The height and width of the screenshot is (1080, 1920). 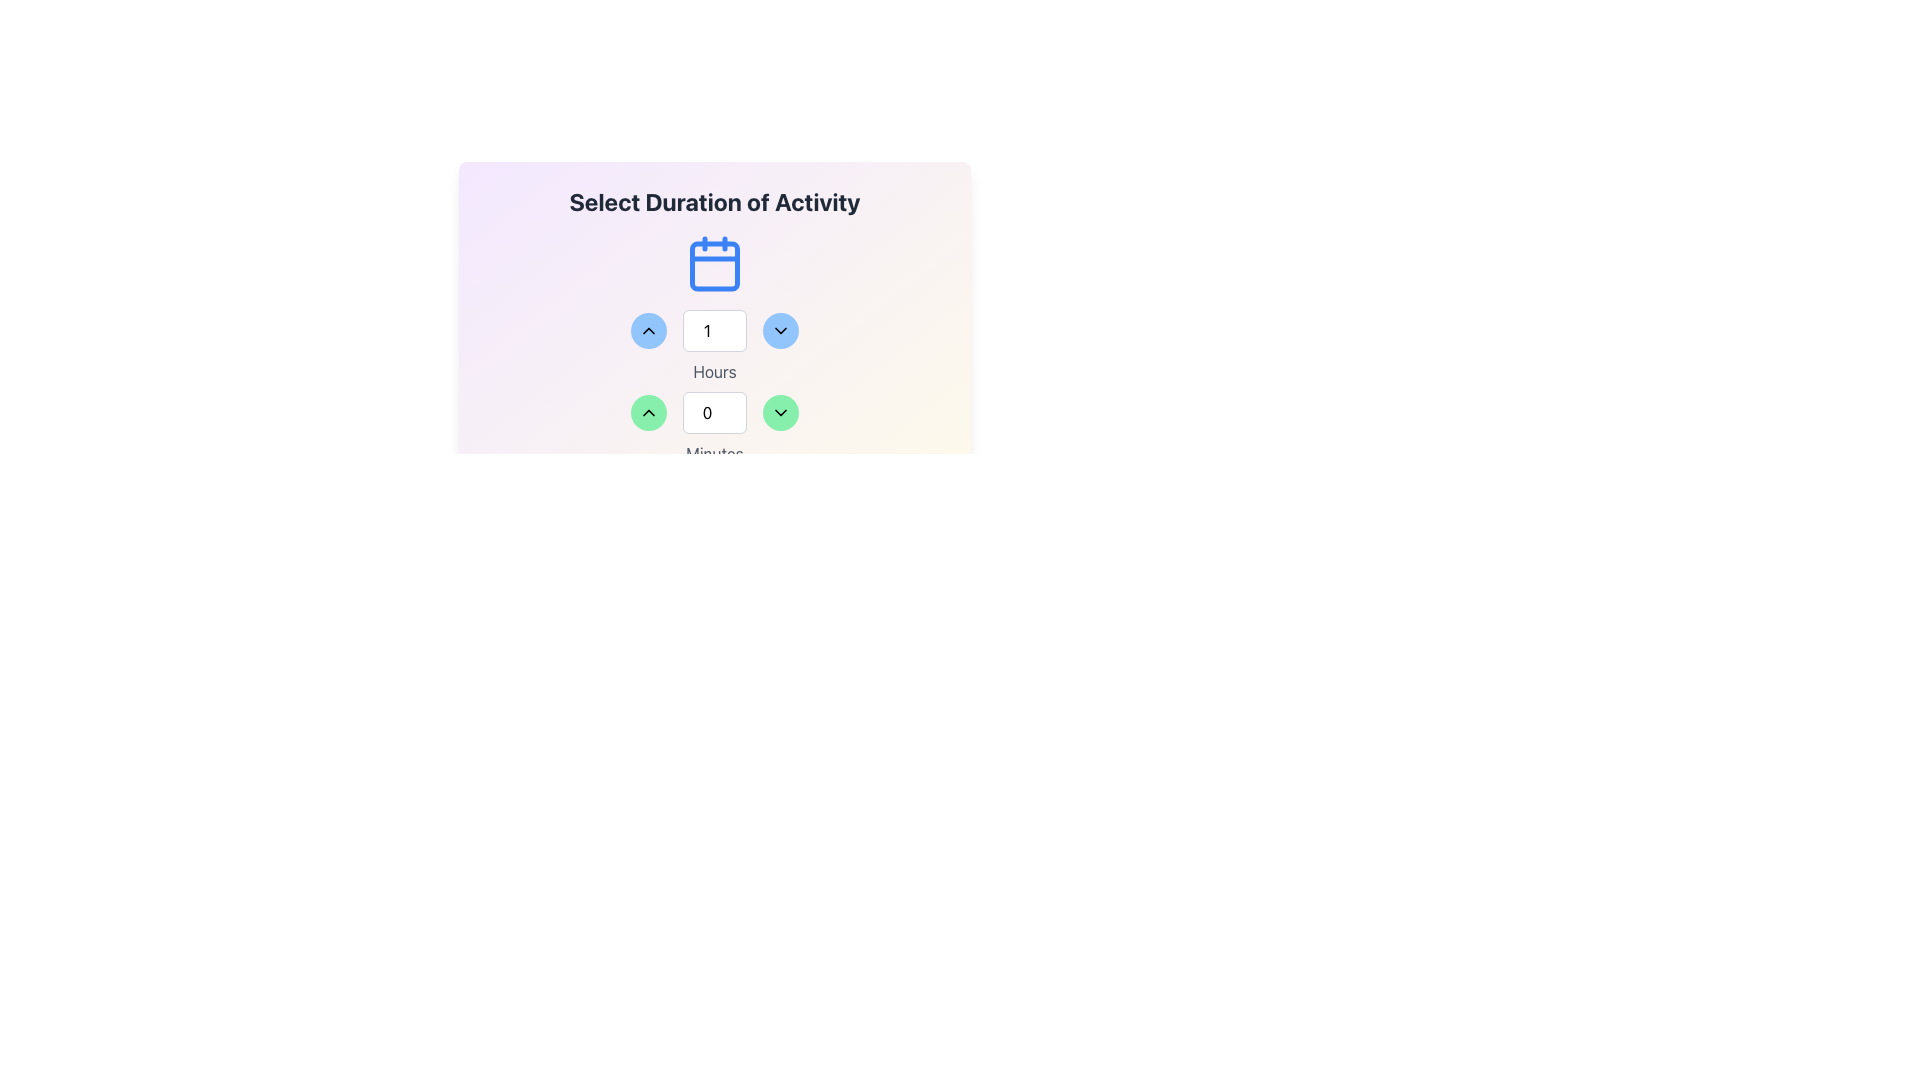 I want to click on the rightmost button in the group of controls to decrease the value in the associated numeric input field labeled 'Hours' by one unit, so click(x=780, y=330).